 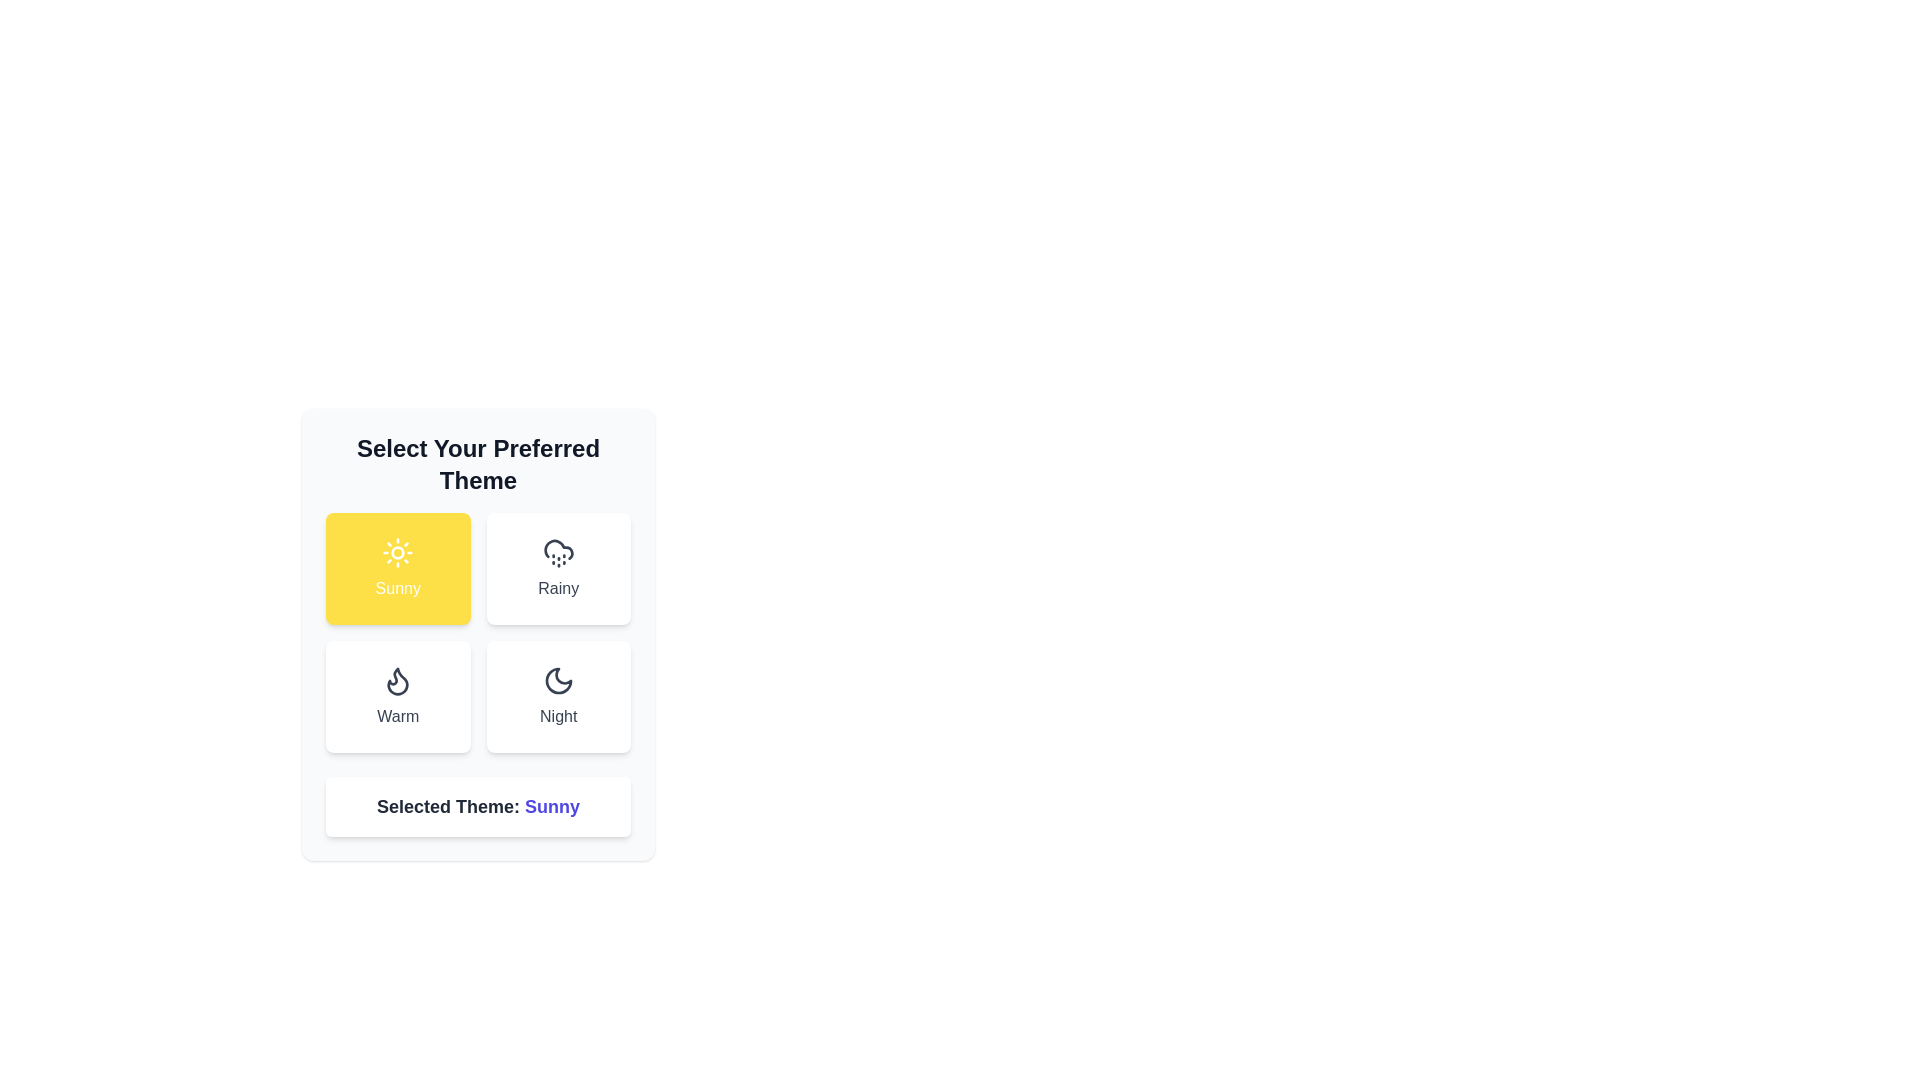 What do you see at coordinates (398, 569) in the screenshot?
I see `the theme button labeled Sunny to observe its hover effect` at bounding box center [398, 569].